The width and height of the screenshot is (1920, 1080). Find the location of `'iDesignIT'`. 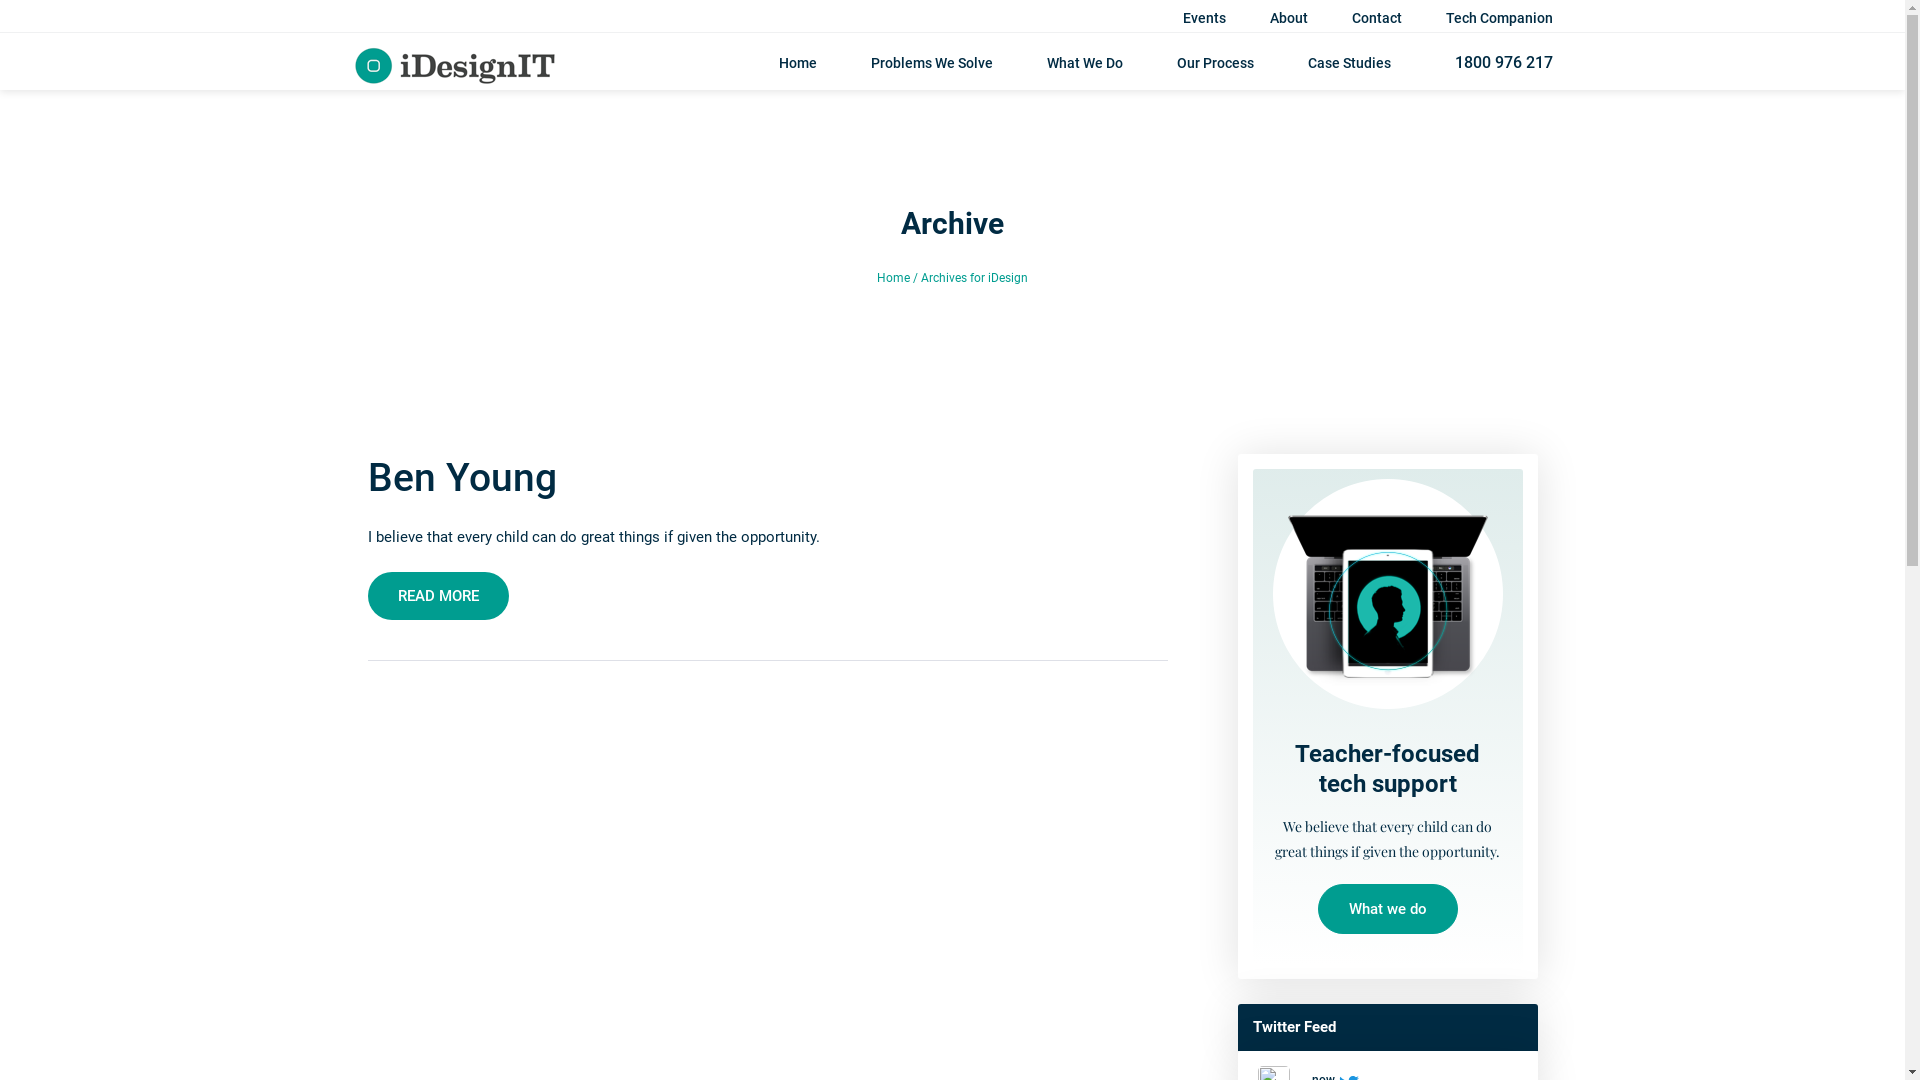

'iDesignIT' is located at coordinates (455, 61).